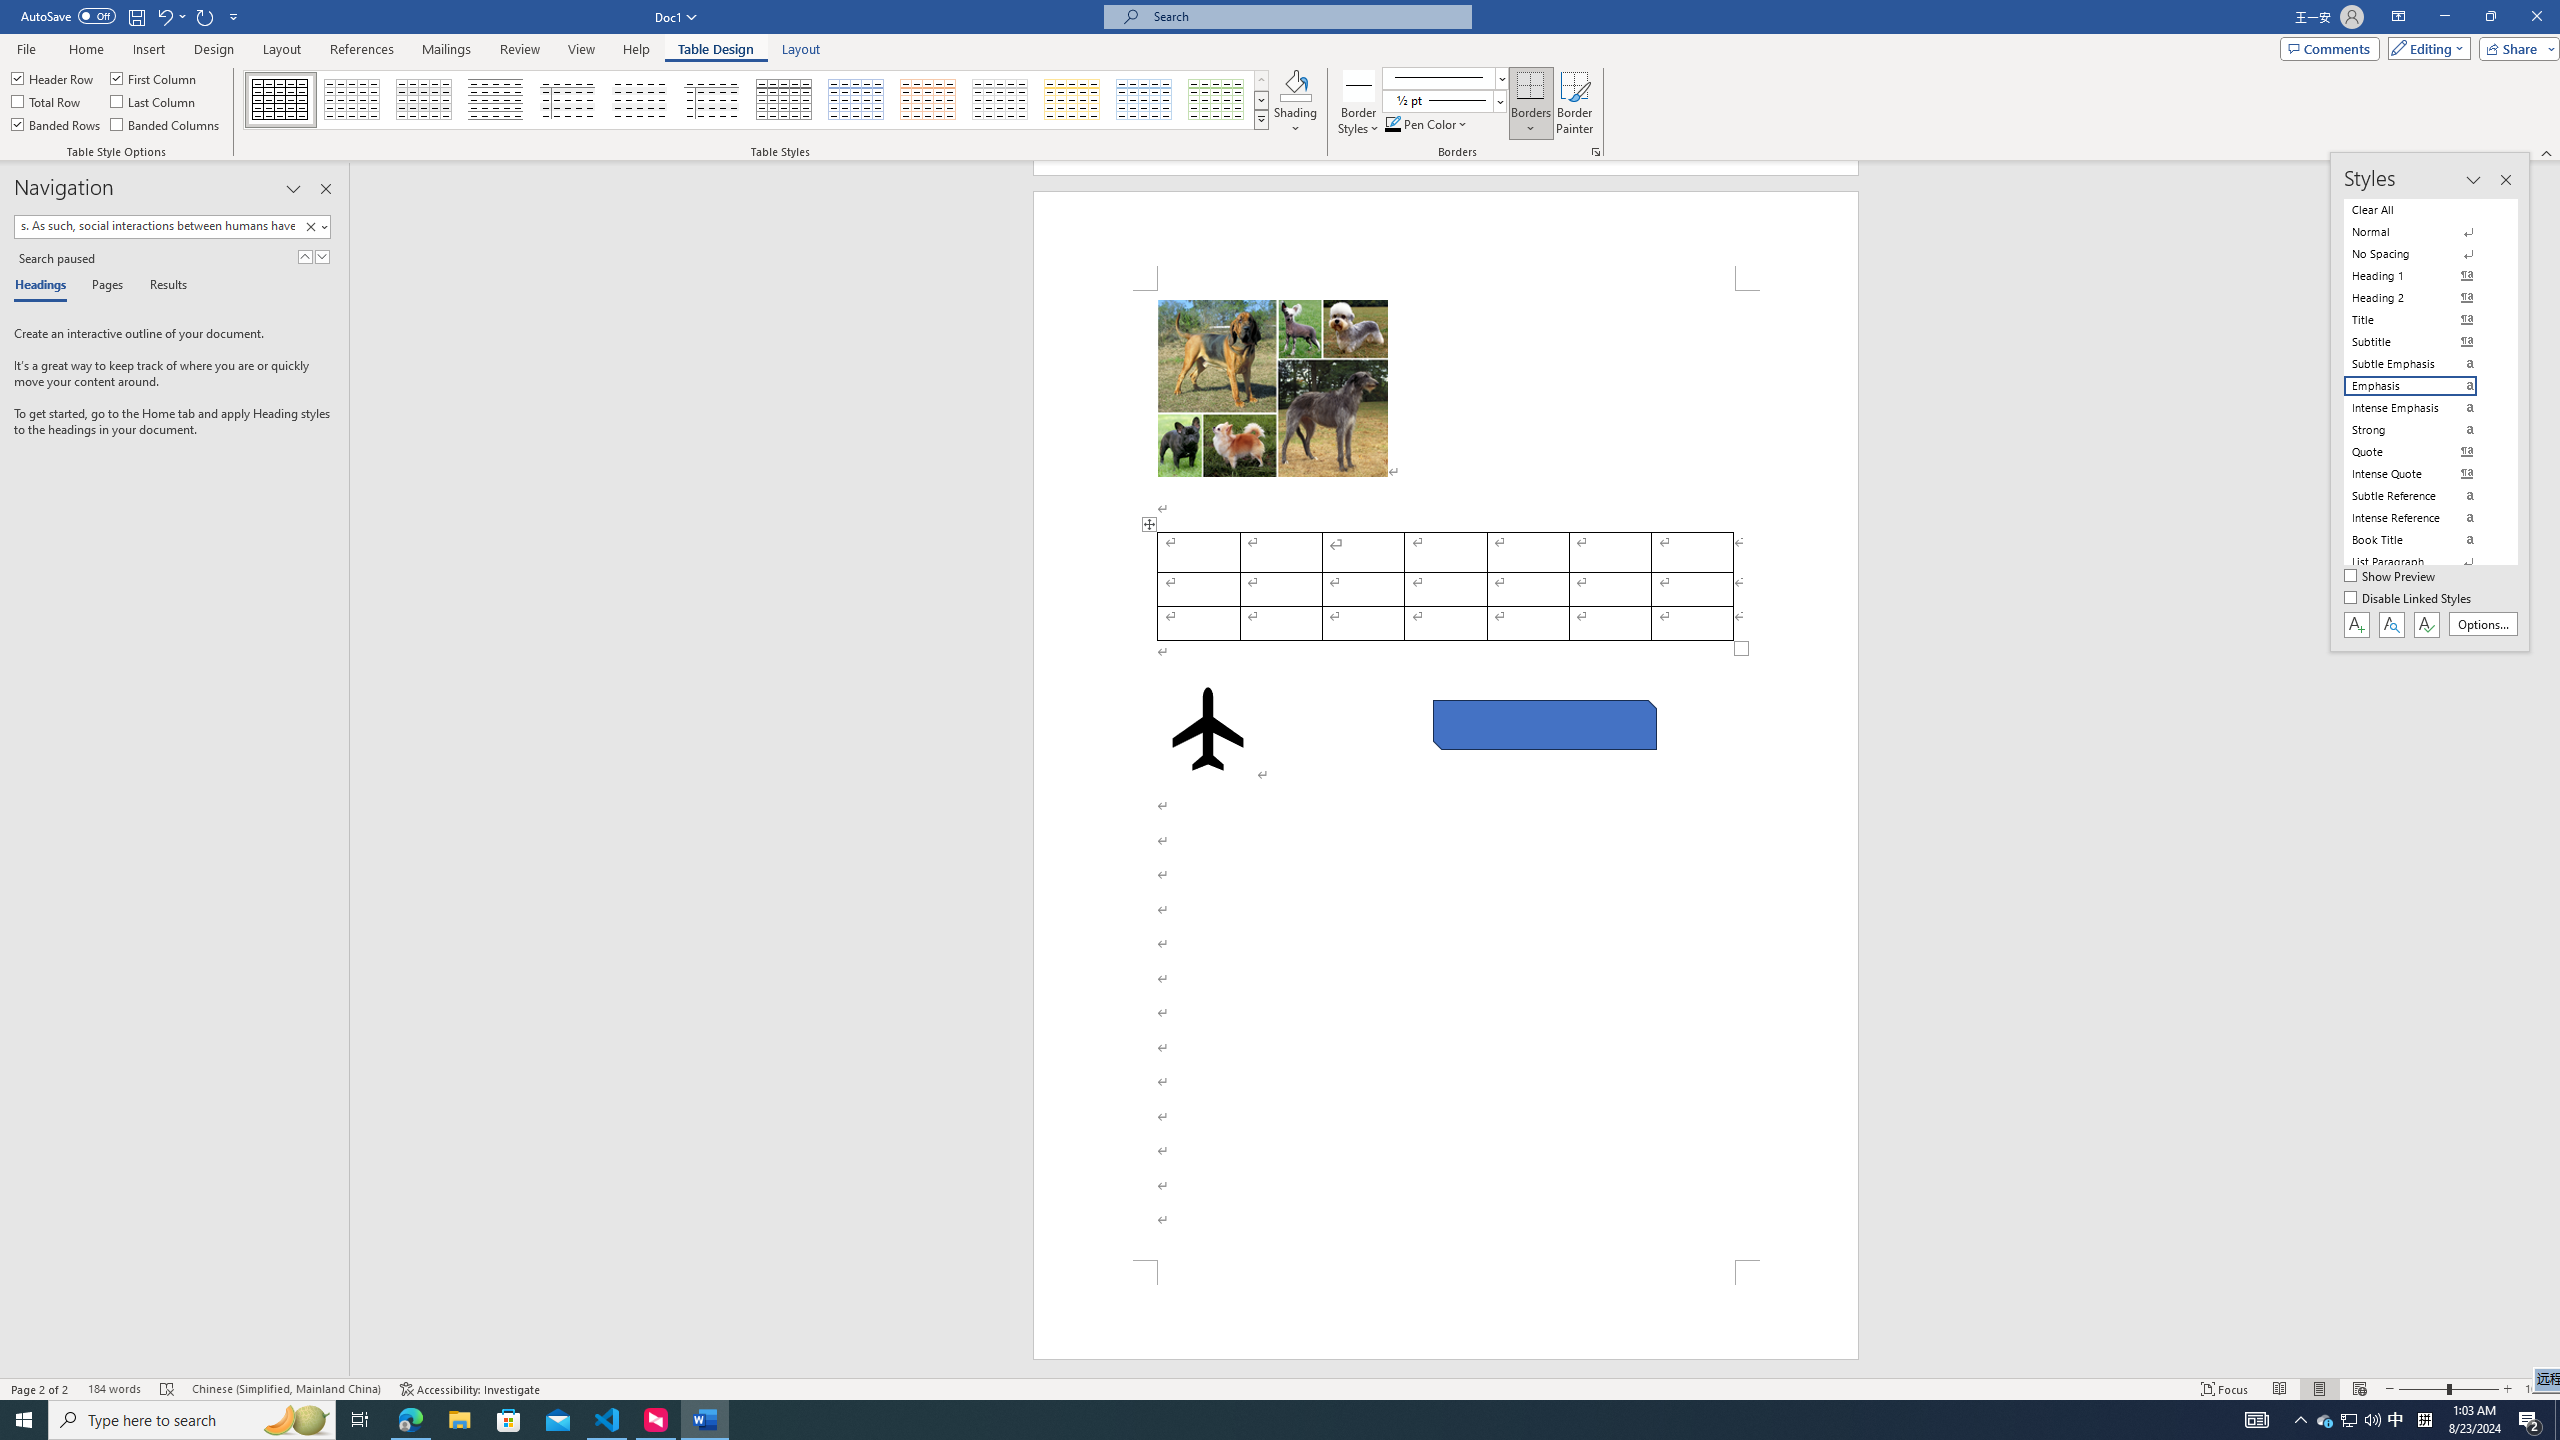 The height and width of the screenshot is (1440, 2560). Describe the element at coordinates (2425, 624) in the screenshot. I see `'Class: NetUIButton'` at that location.